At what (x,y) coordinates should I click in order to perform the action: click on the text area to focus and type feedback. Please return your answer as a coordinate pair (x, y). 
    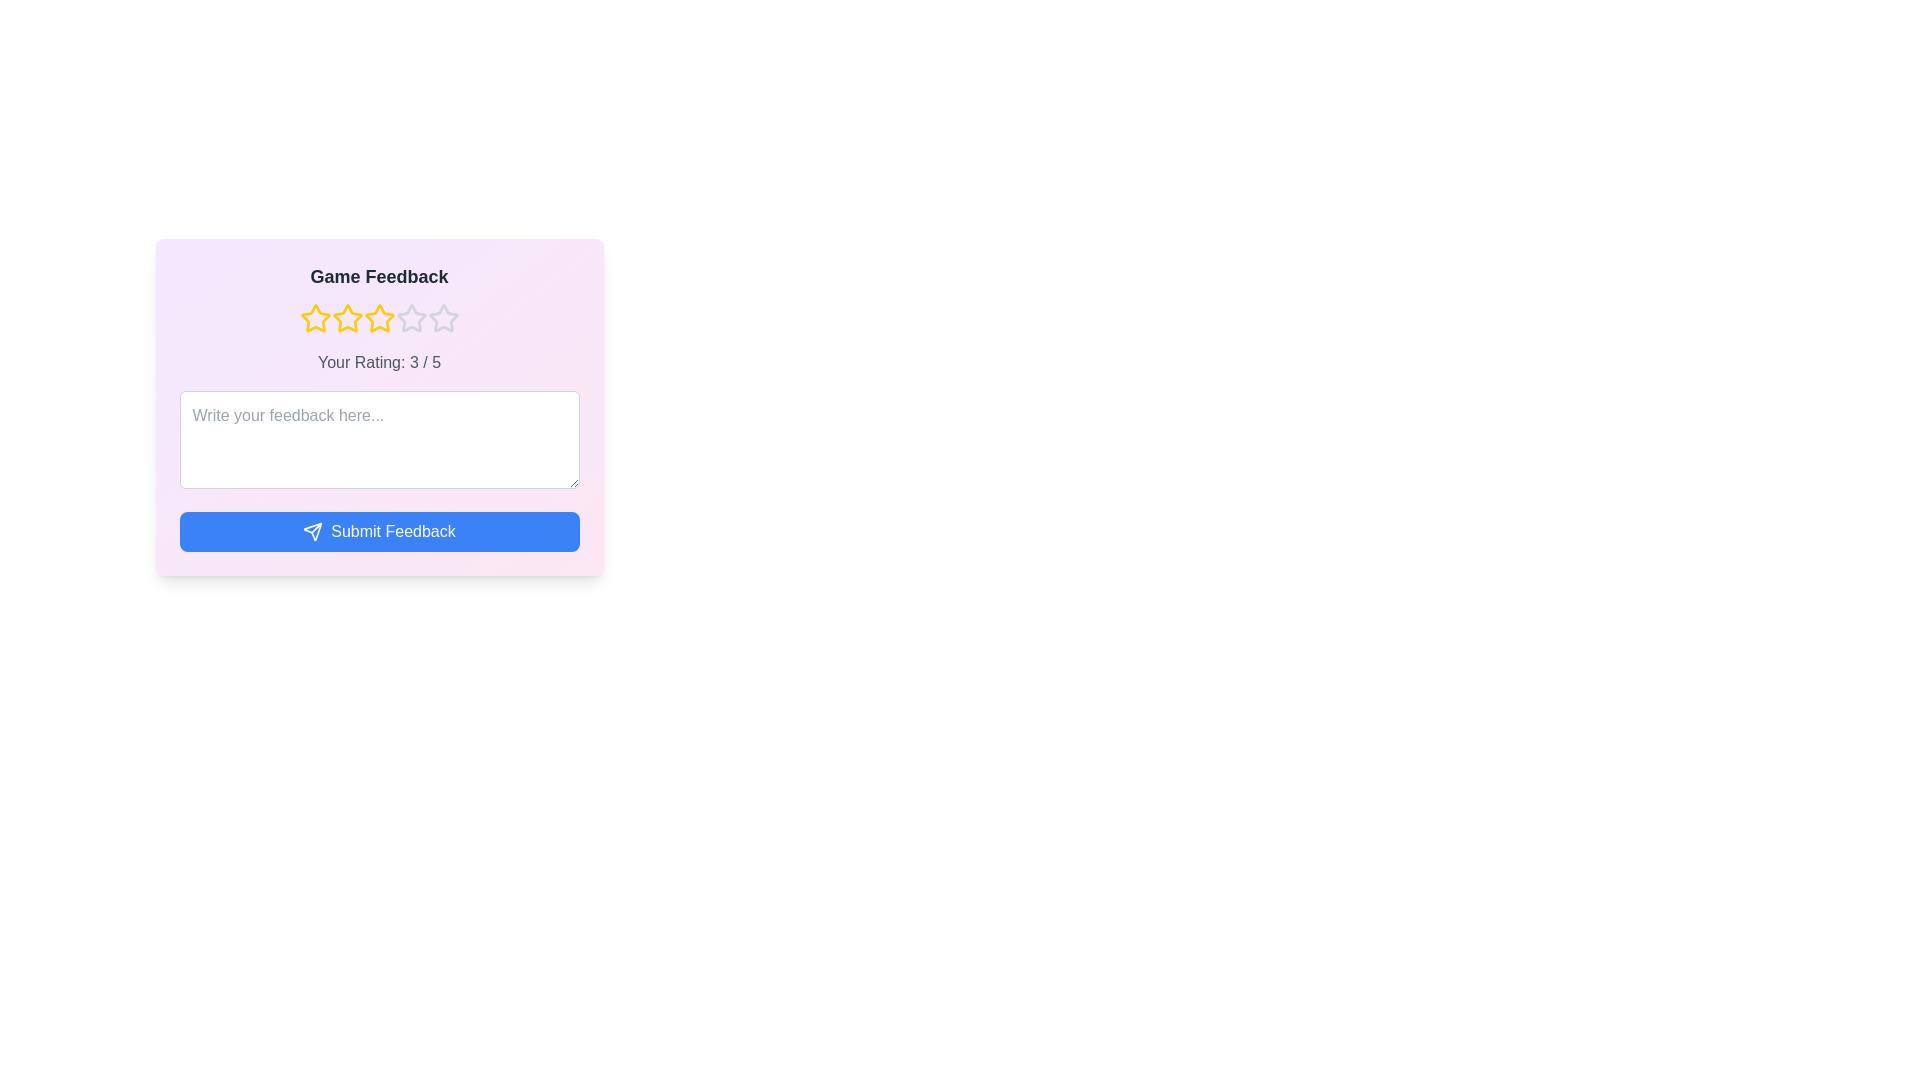
    Looking at the image, I should click on (379, 438).